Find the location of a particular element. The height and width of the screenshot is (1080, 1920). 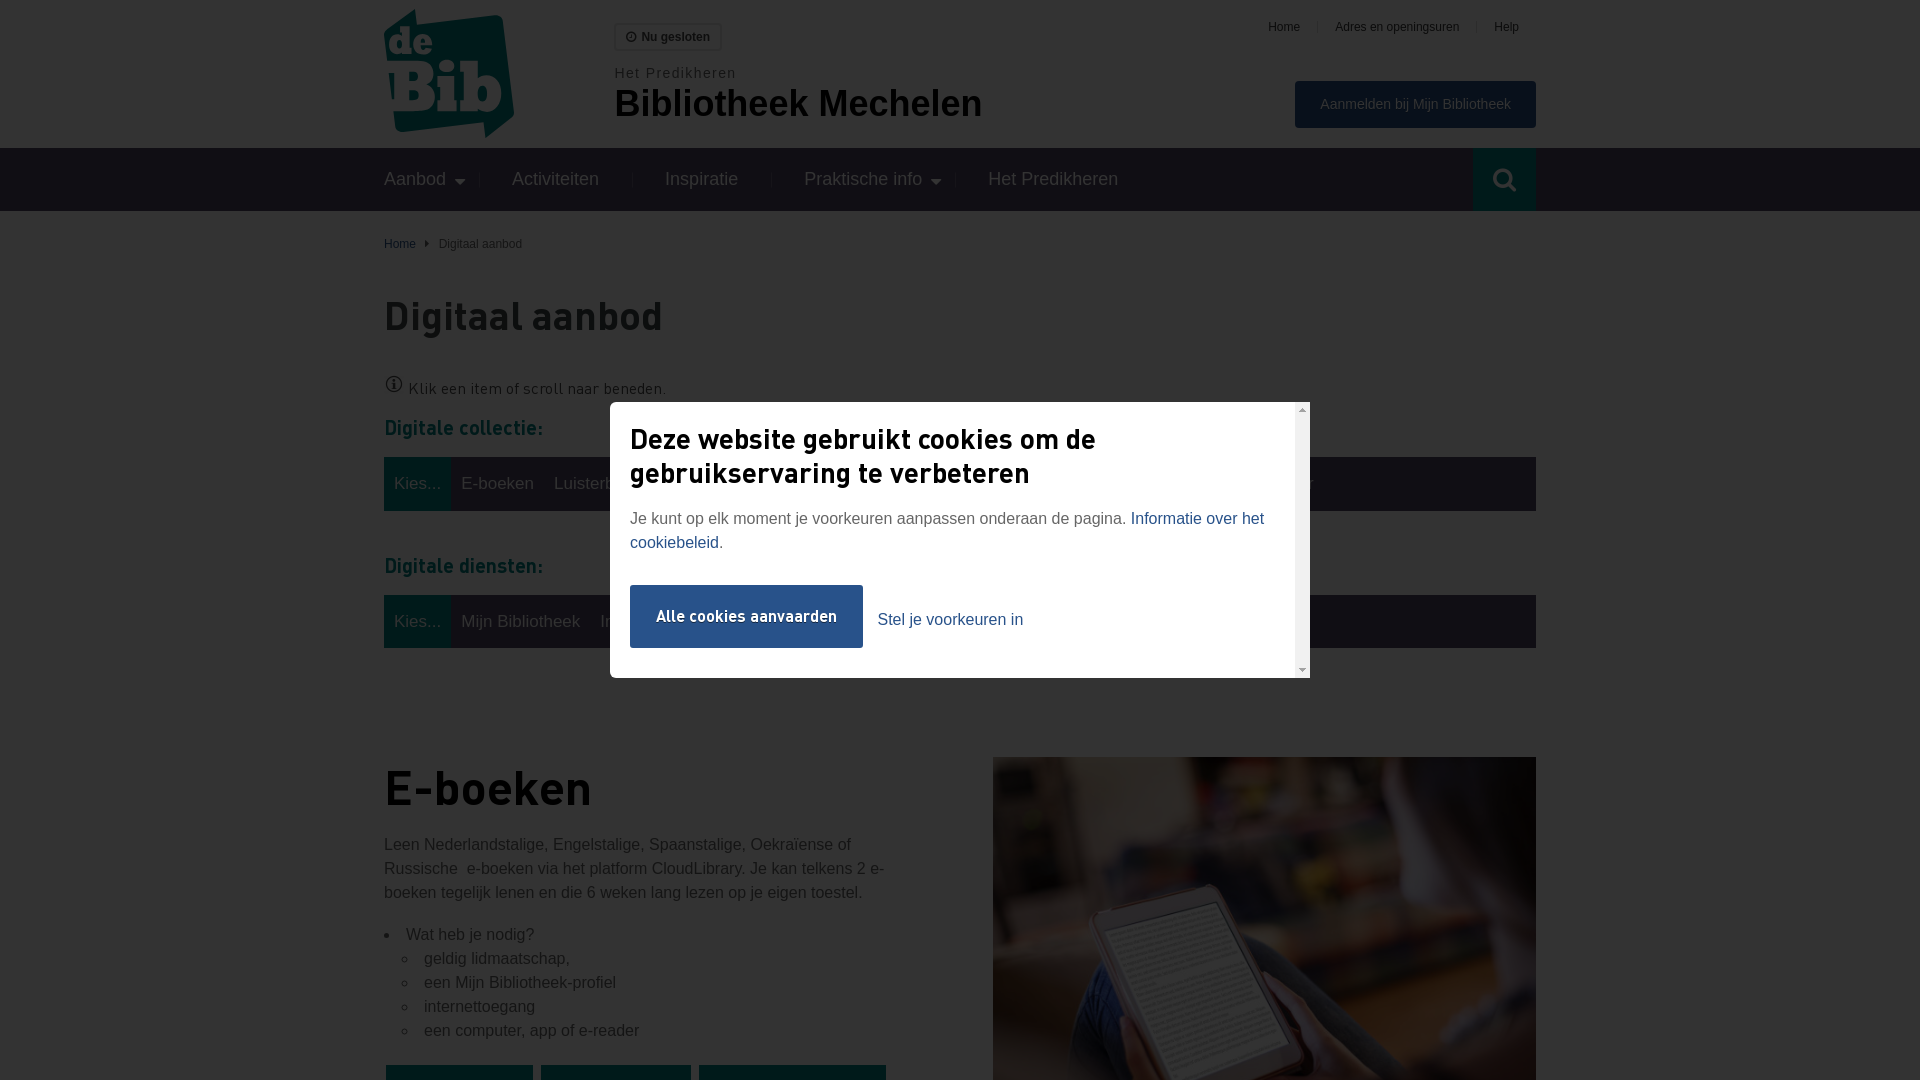

'Stel je voorkeuren in' is located at coordinates (949, 619).